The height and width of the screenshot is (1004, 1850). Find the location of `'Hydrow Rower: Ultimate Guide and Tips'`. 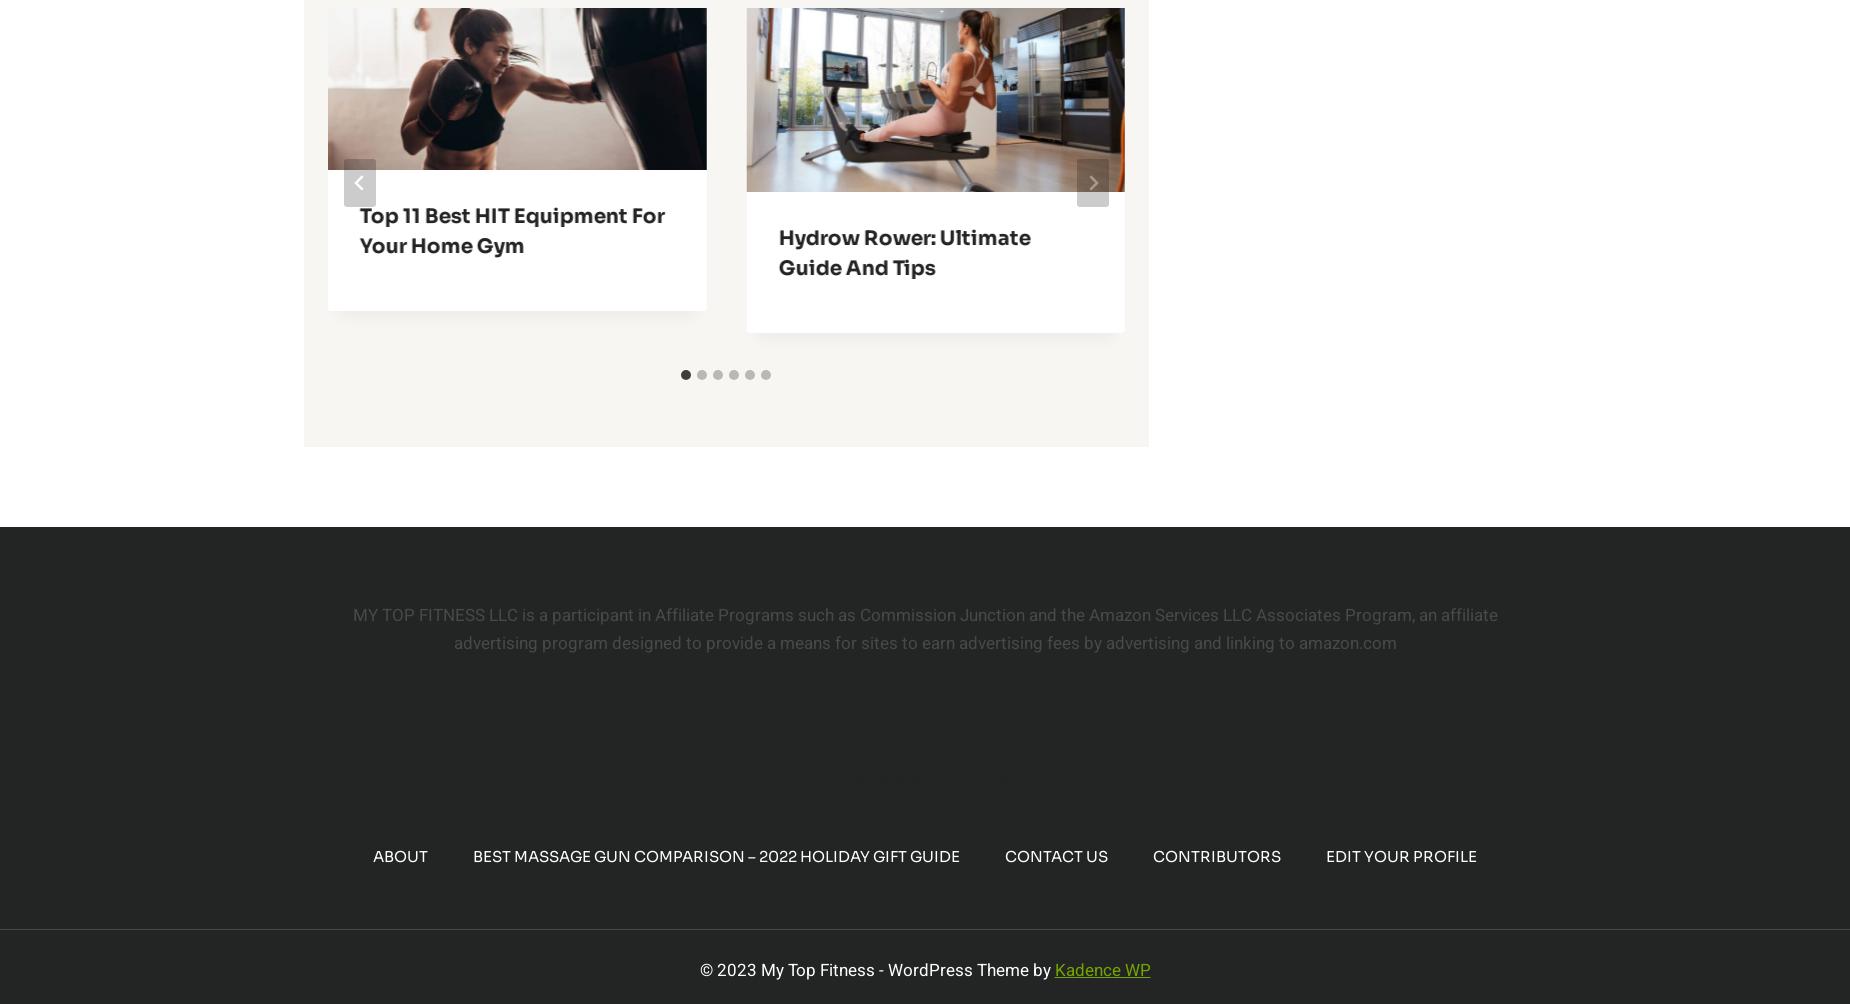

'Hydrow Rower: Ultimate Guide and Tips' is located at coordinates (903, 253).